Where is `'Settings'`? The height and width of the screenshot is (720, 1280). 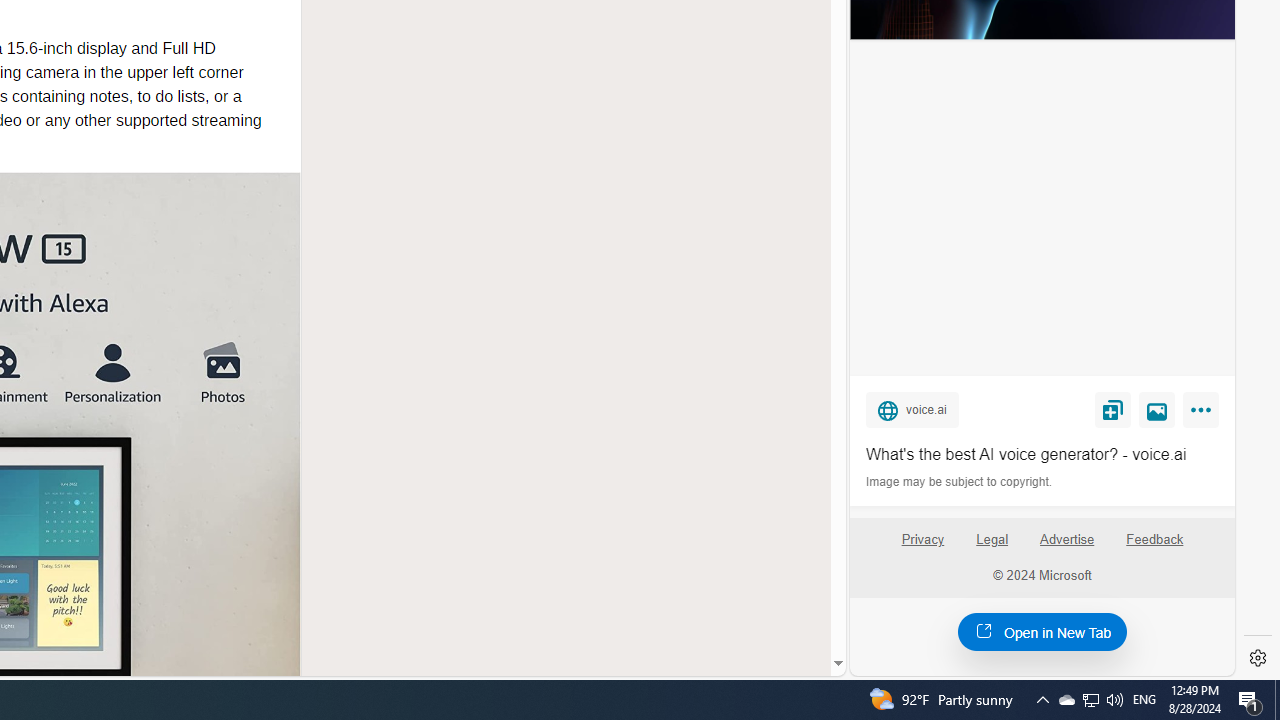
'Settings' is located at coordinates (1257, 658).